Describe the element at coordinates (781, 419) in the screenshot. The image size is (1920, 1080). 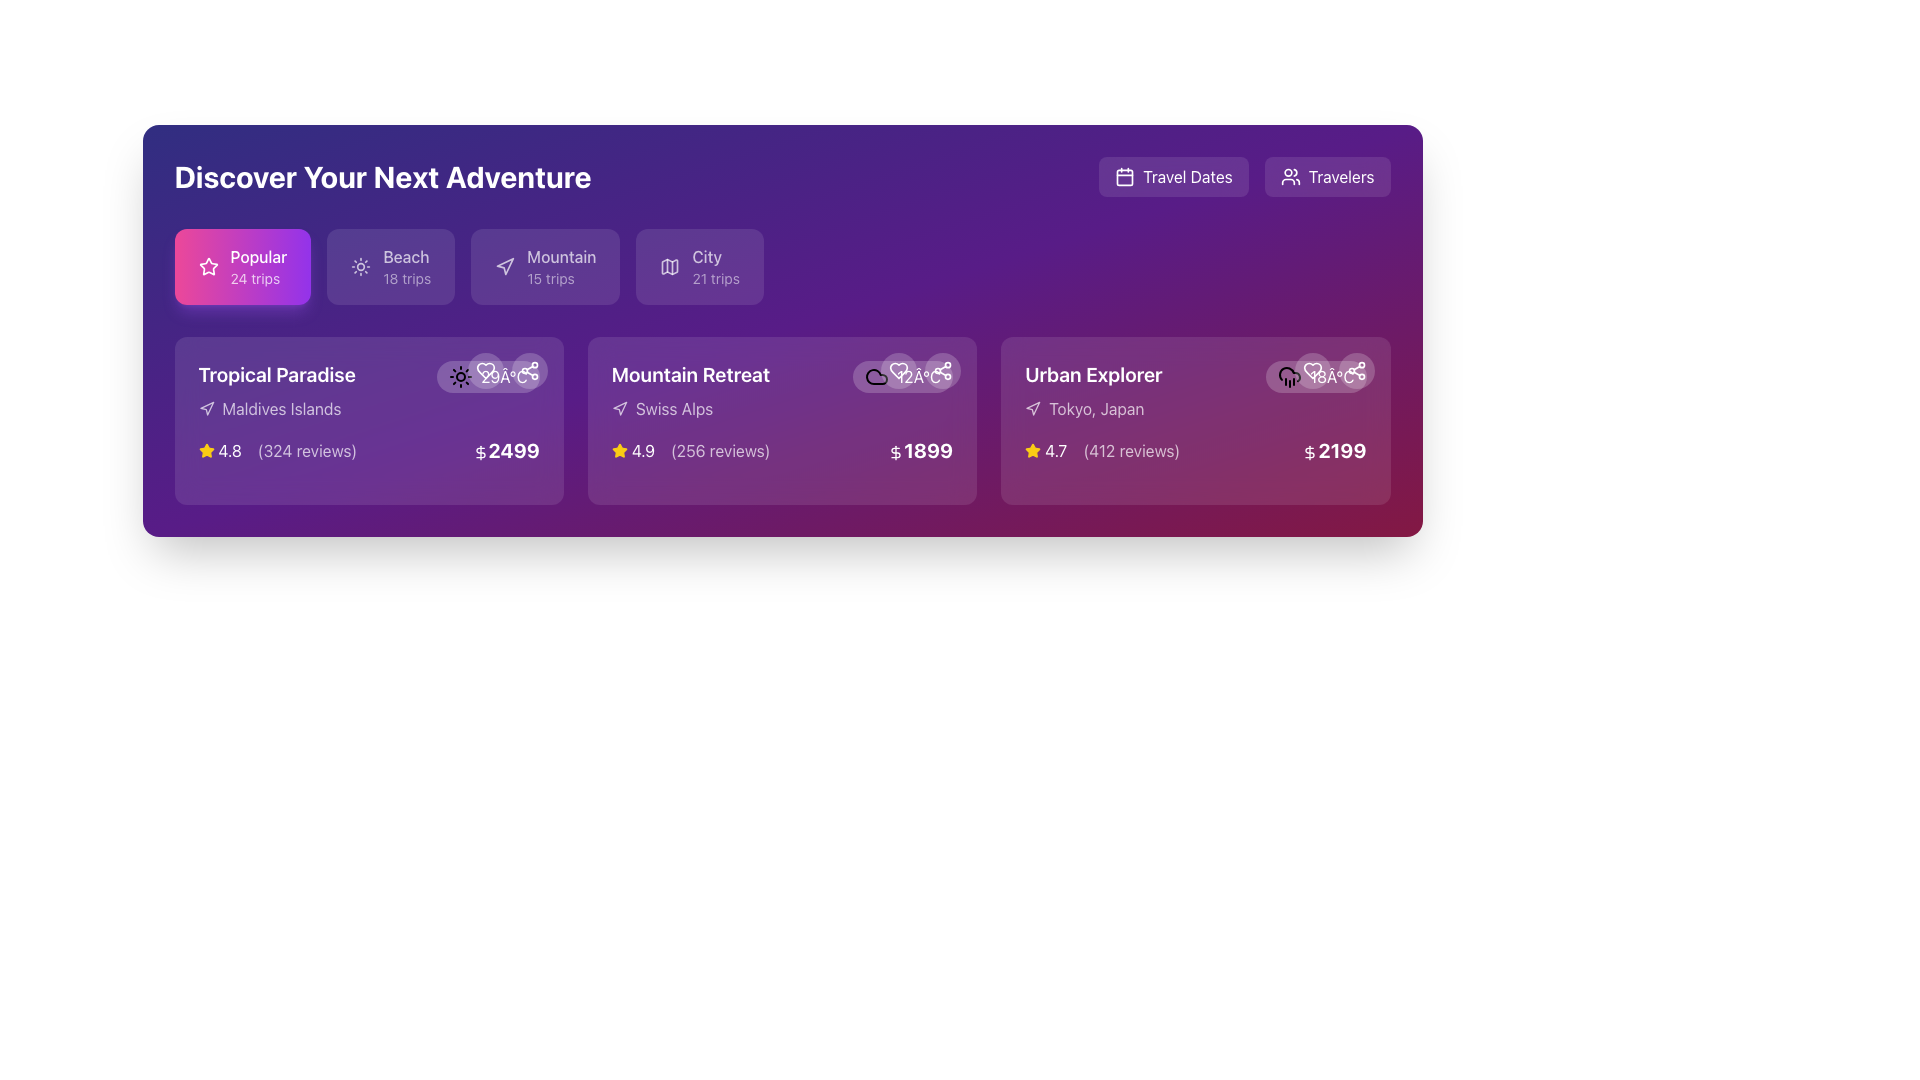
I see `the second card in the travel destination selection grid` at that location.